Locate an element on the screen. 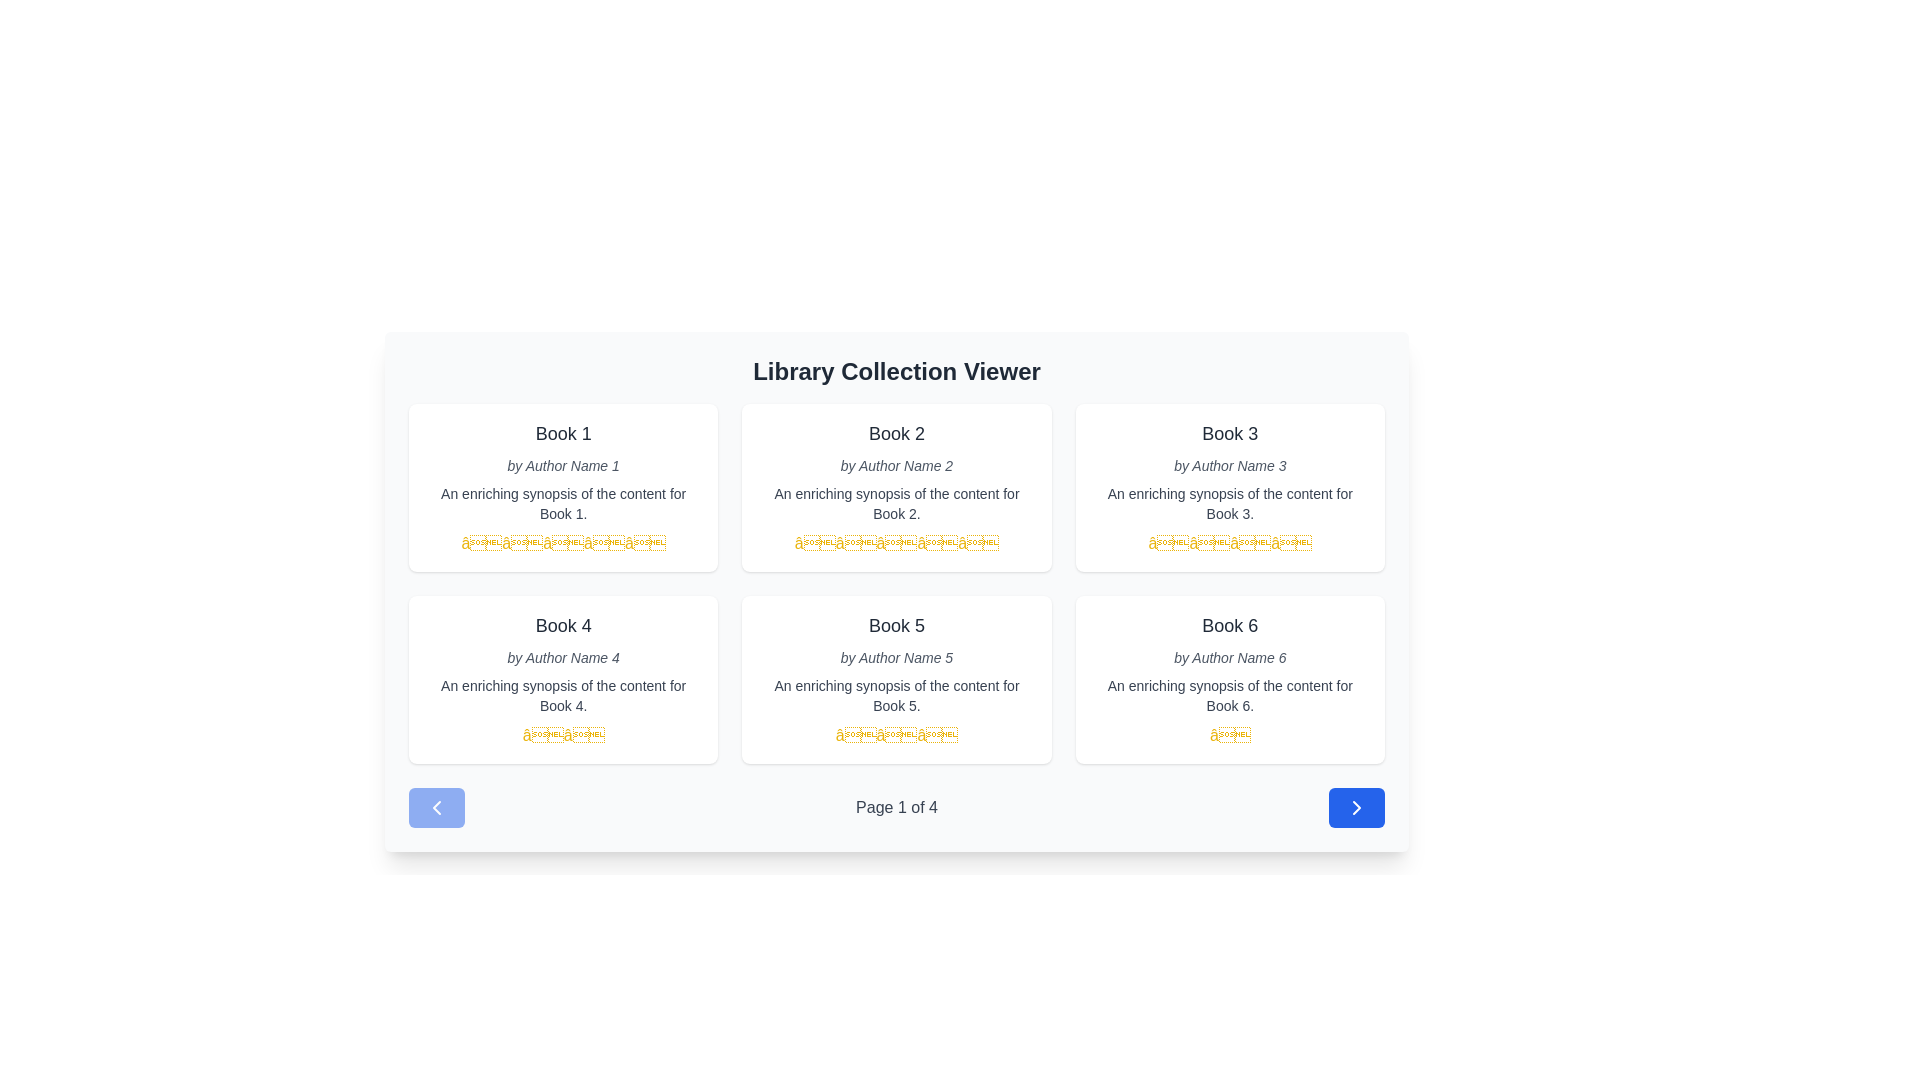 This screenshot has height=1080, width=1920. the first star icon representing the rating is located at coordinates (815, 543).